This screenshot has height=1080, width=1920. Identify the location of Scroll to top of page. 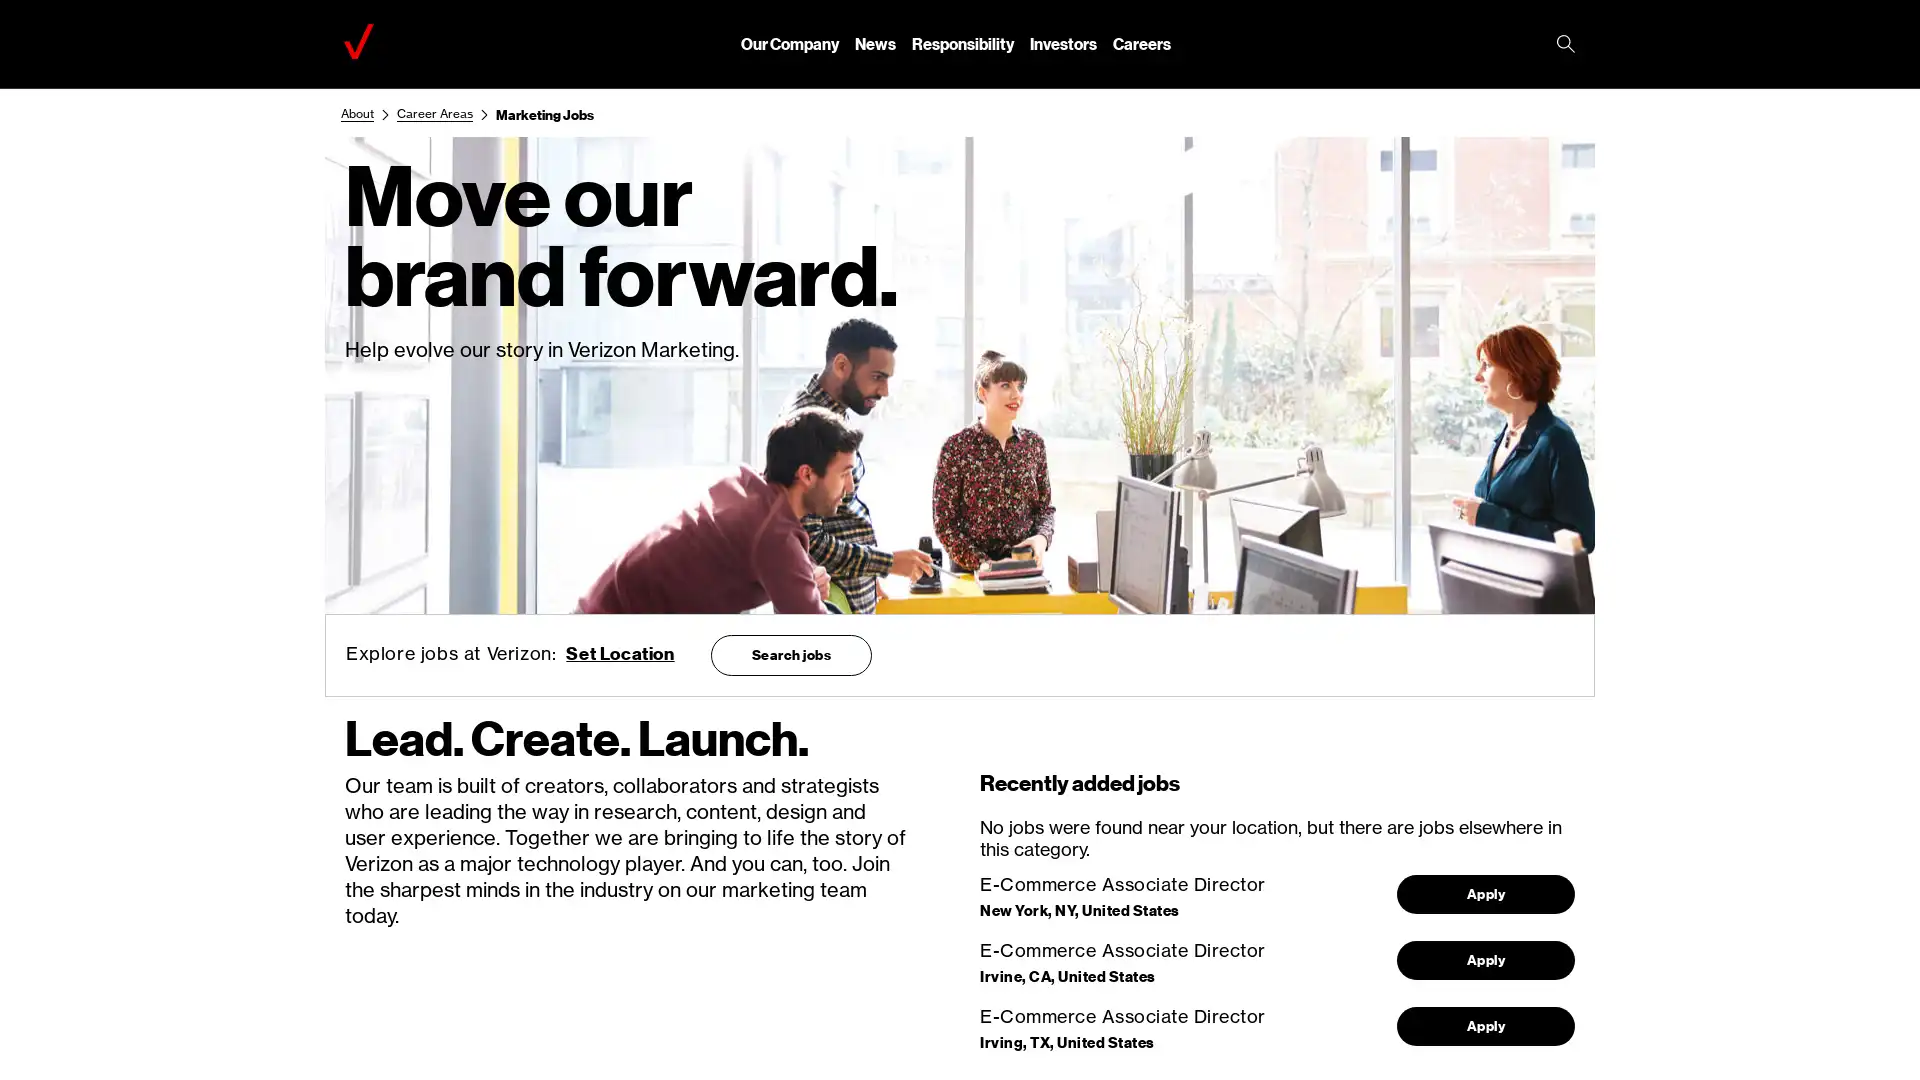
(1869, 1019).